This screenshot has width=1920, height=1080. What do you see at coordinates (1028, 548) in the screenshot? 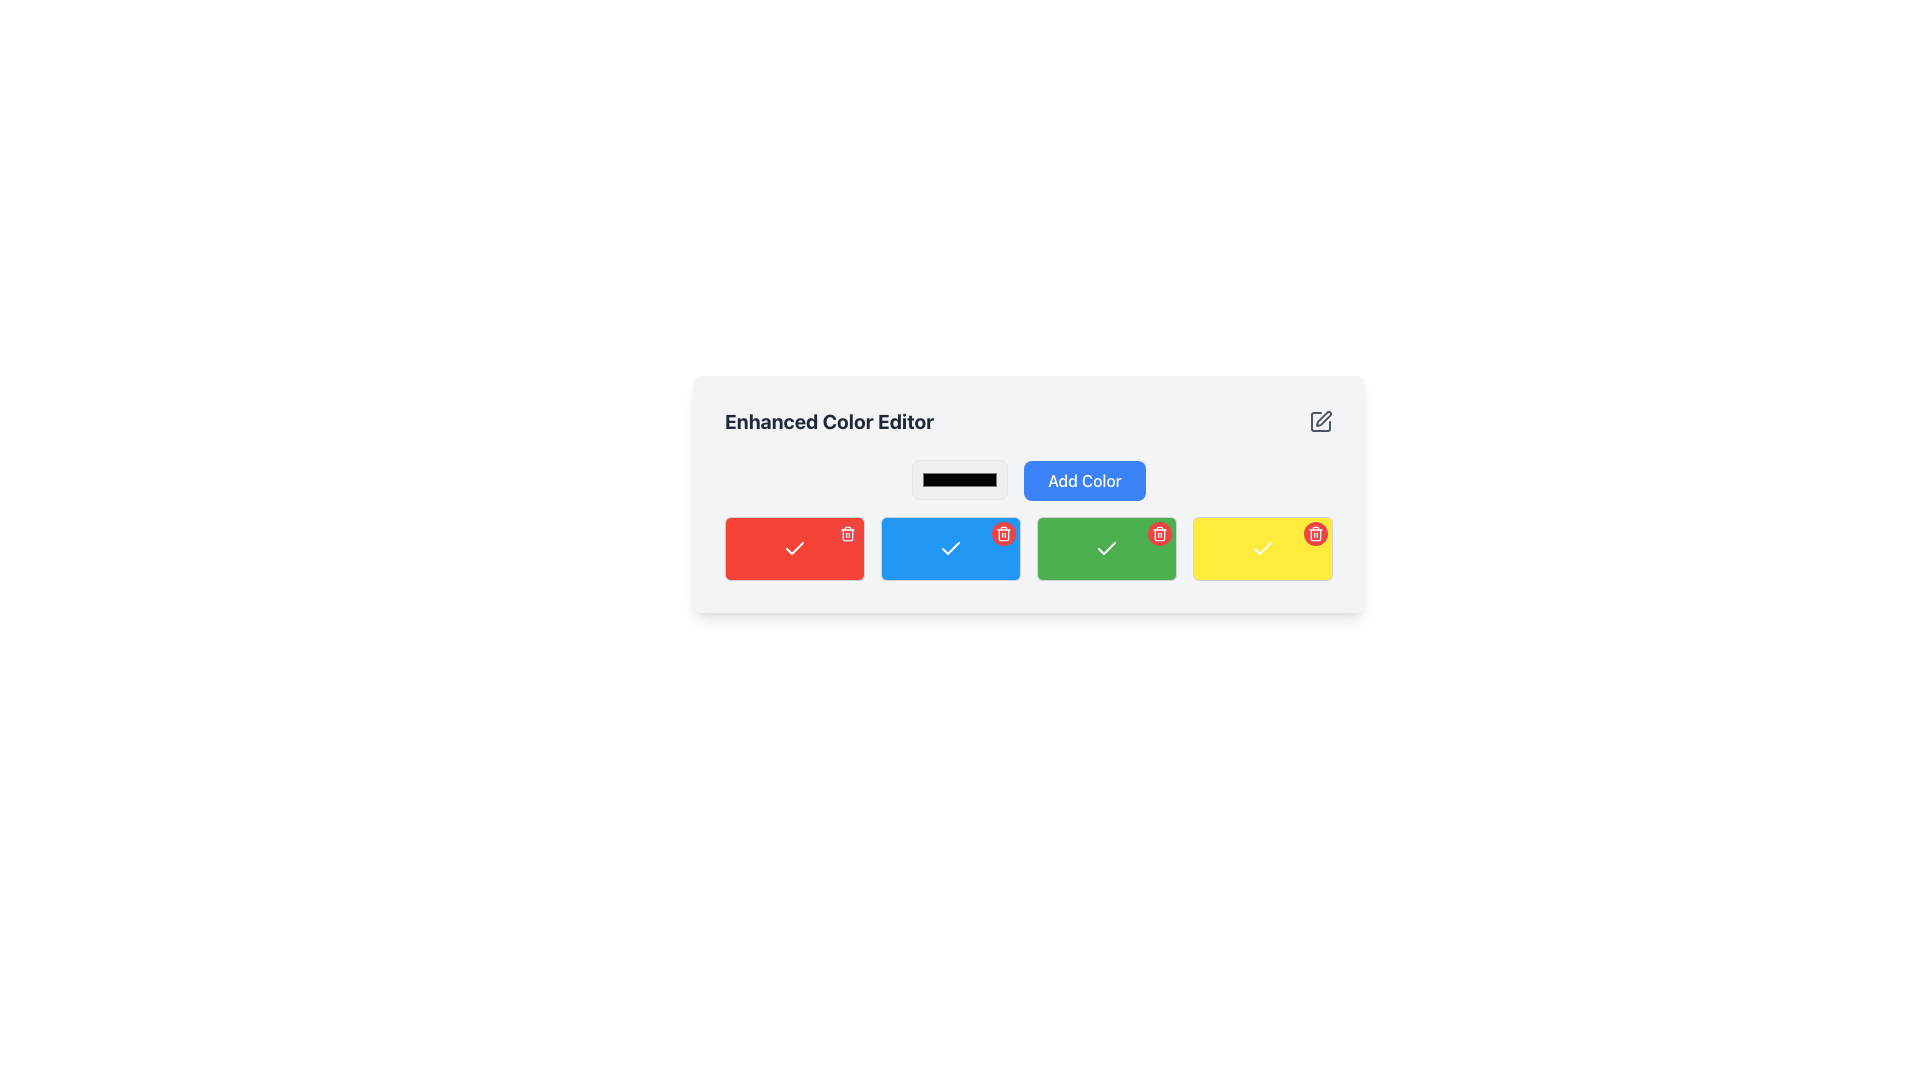
I see `inside the grid structure located near the bottom of the Enhanced Color Editor interface to interact with specific cells` at bounding box center [1028, 548].